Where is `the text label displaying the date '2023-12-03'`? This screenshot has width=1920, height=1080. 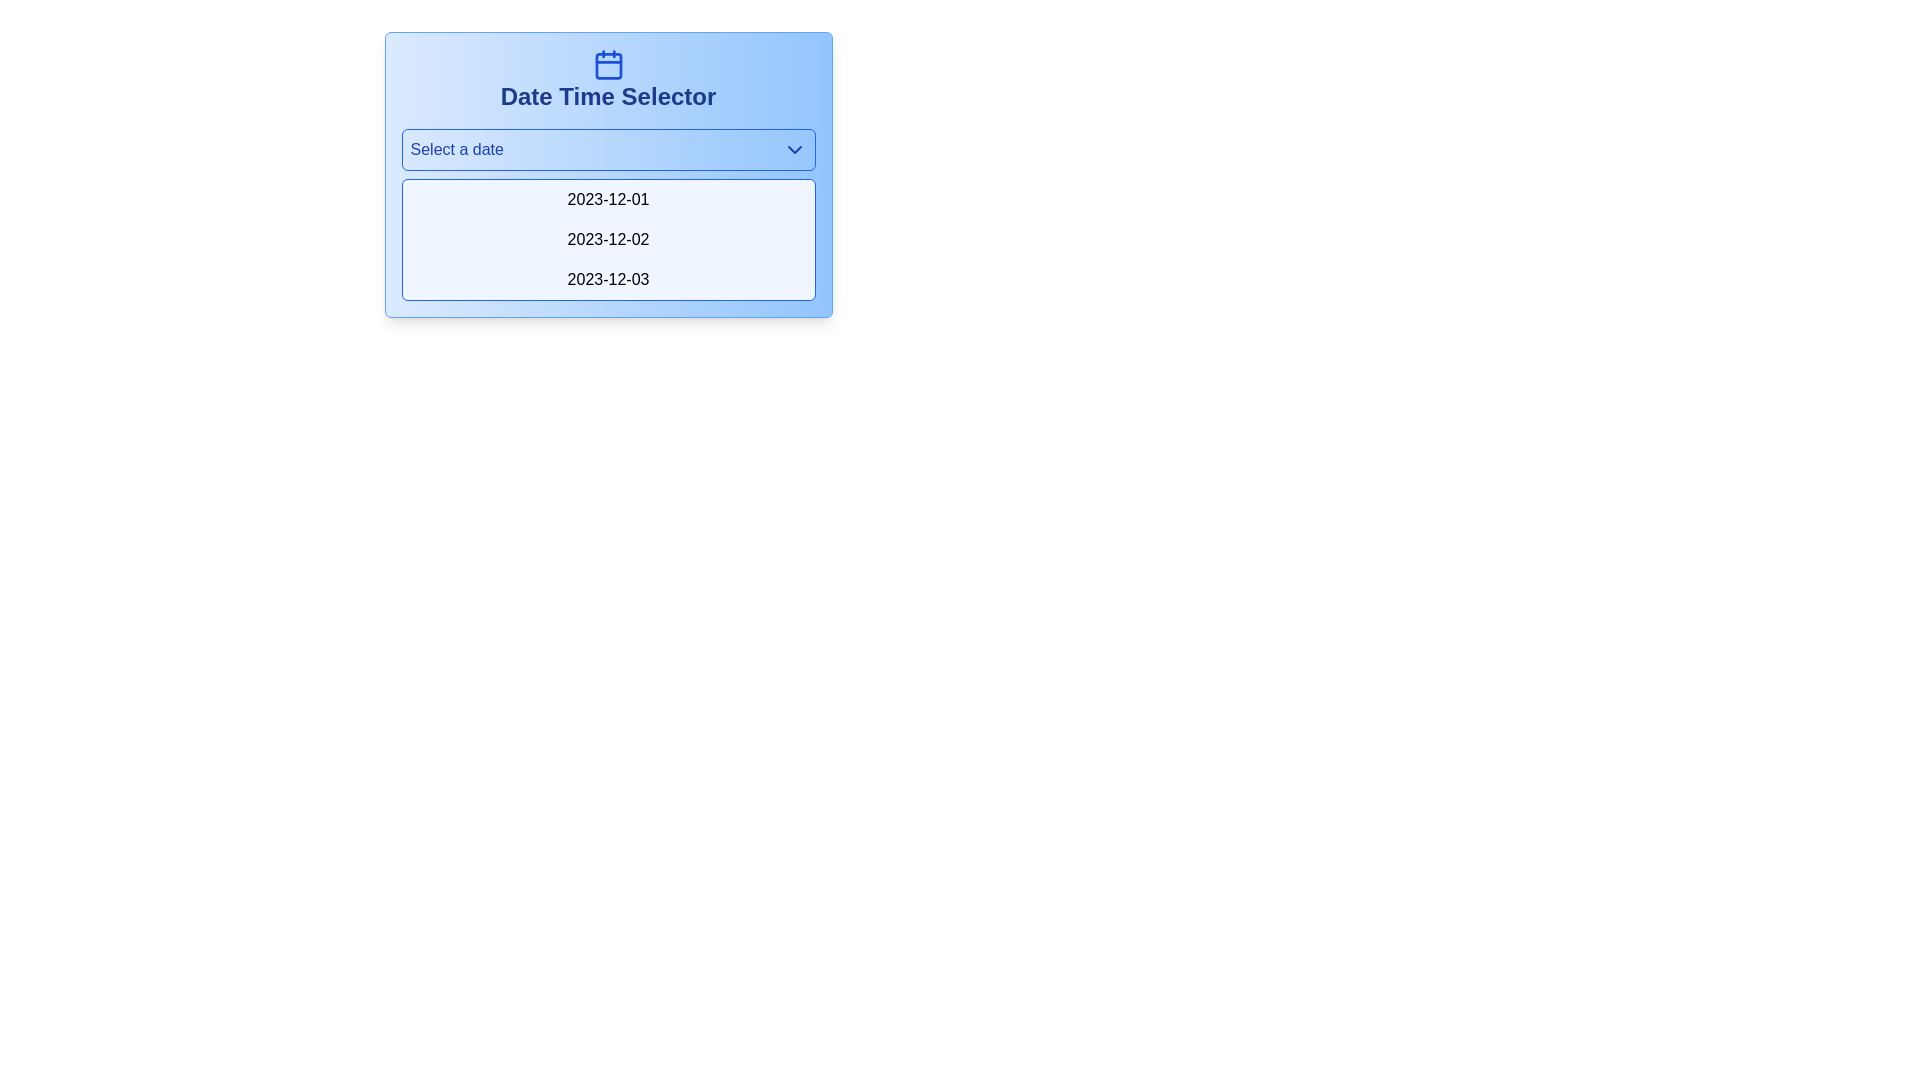
the text label displaying the date '2023-12-03' is located at coordinates (607, 280).